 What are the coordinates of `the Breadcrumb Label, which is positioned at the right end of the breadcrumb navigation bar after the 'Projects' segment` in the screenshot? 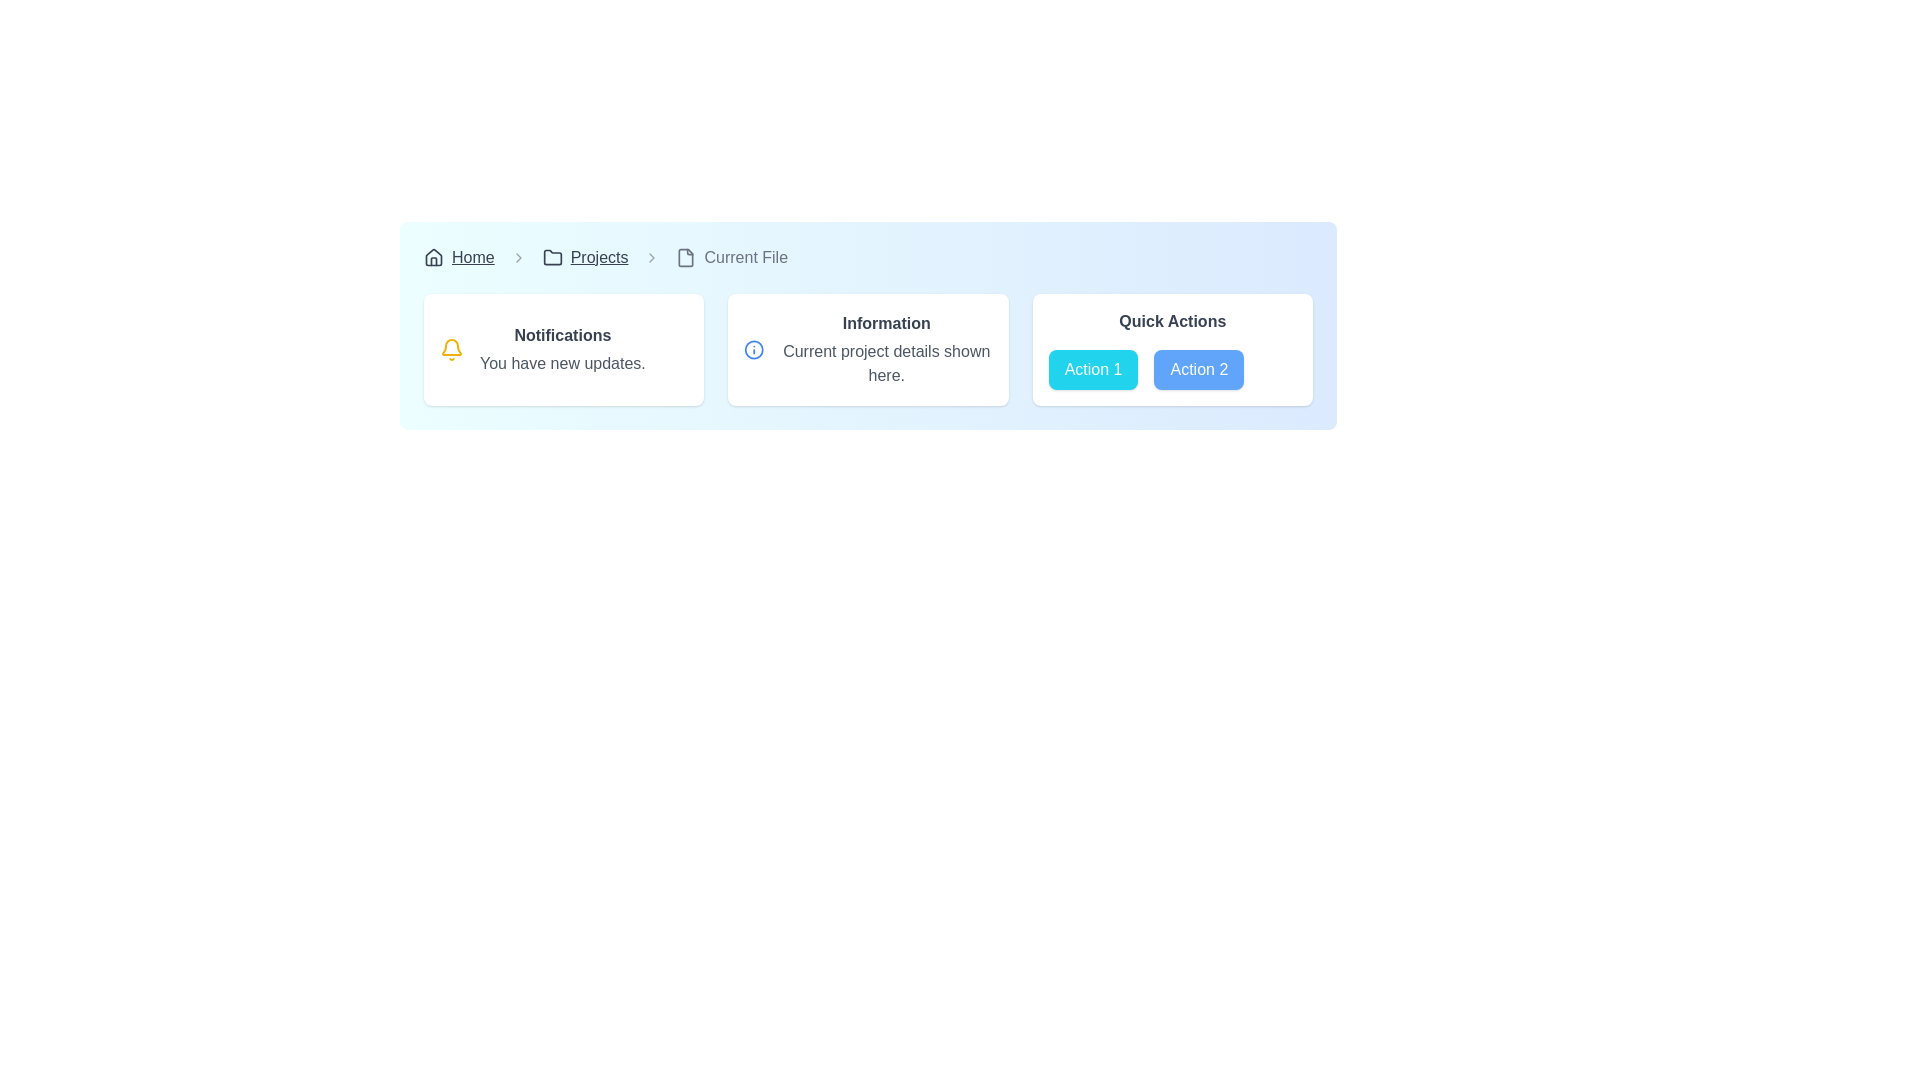 It's located at (745, 257).